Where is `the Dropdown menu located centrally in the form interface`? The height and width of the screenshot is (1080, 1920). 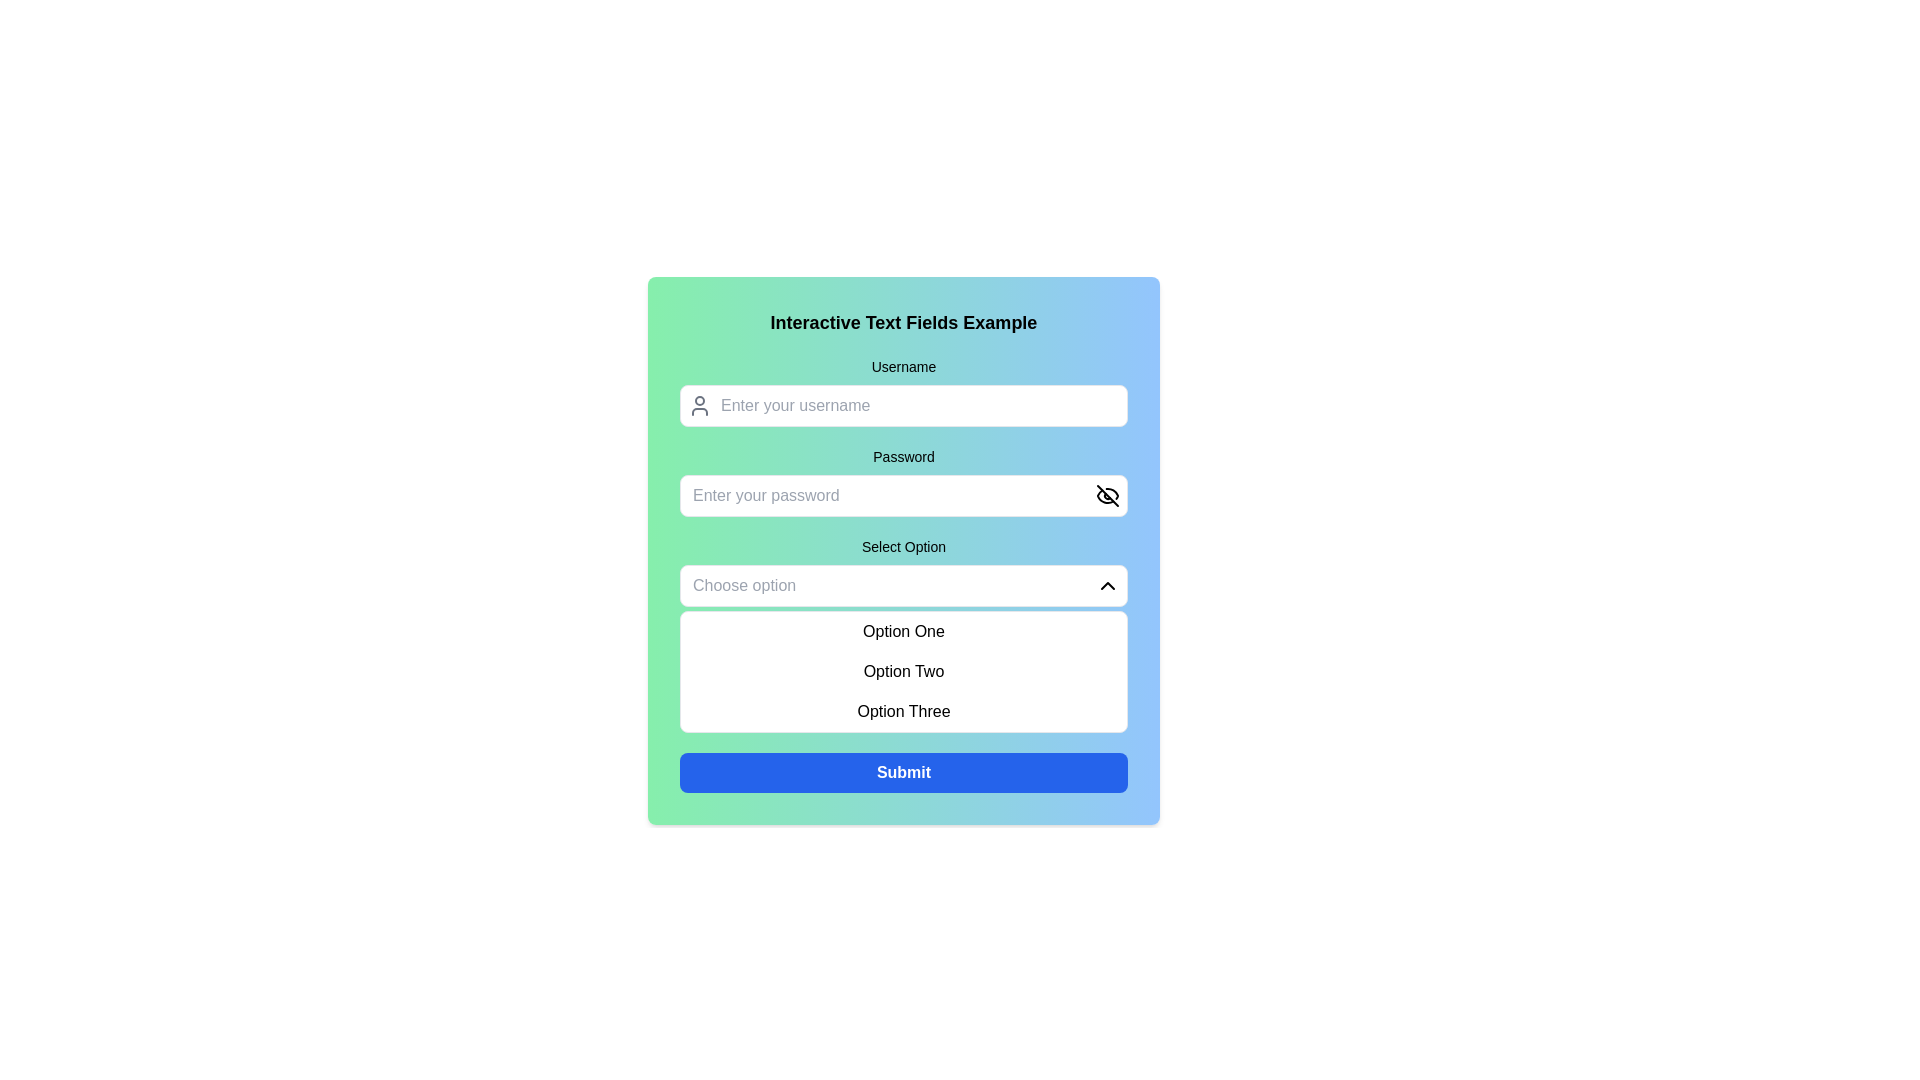
the Dropdown menu located centrally in the form interface is located at coordinates (902, 635).